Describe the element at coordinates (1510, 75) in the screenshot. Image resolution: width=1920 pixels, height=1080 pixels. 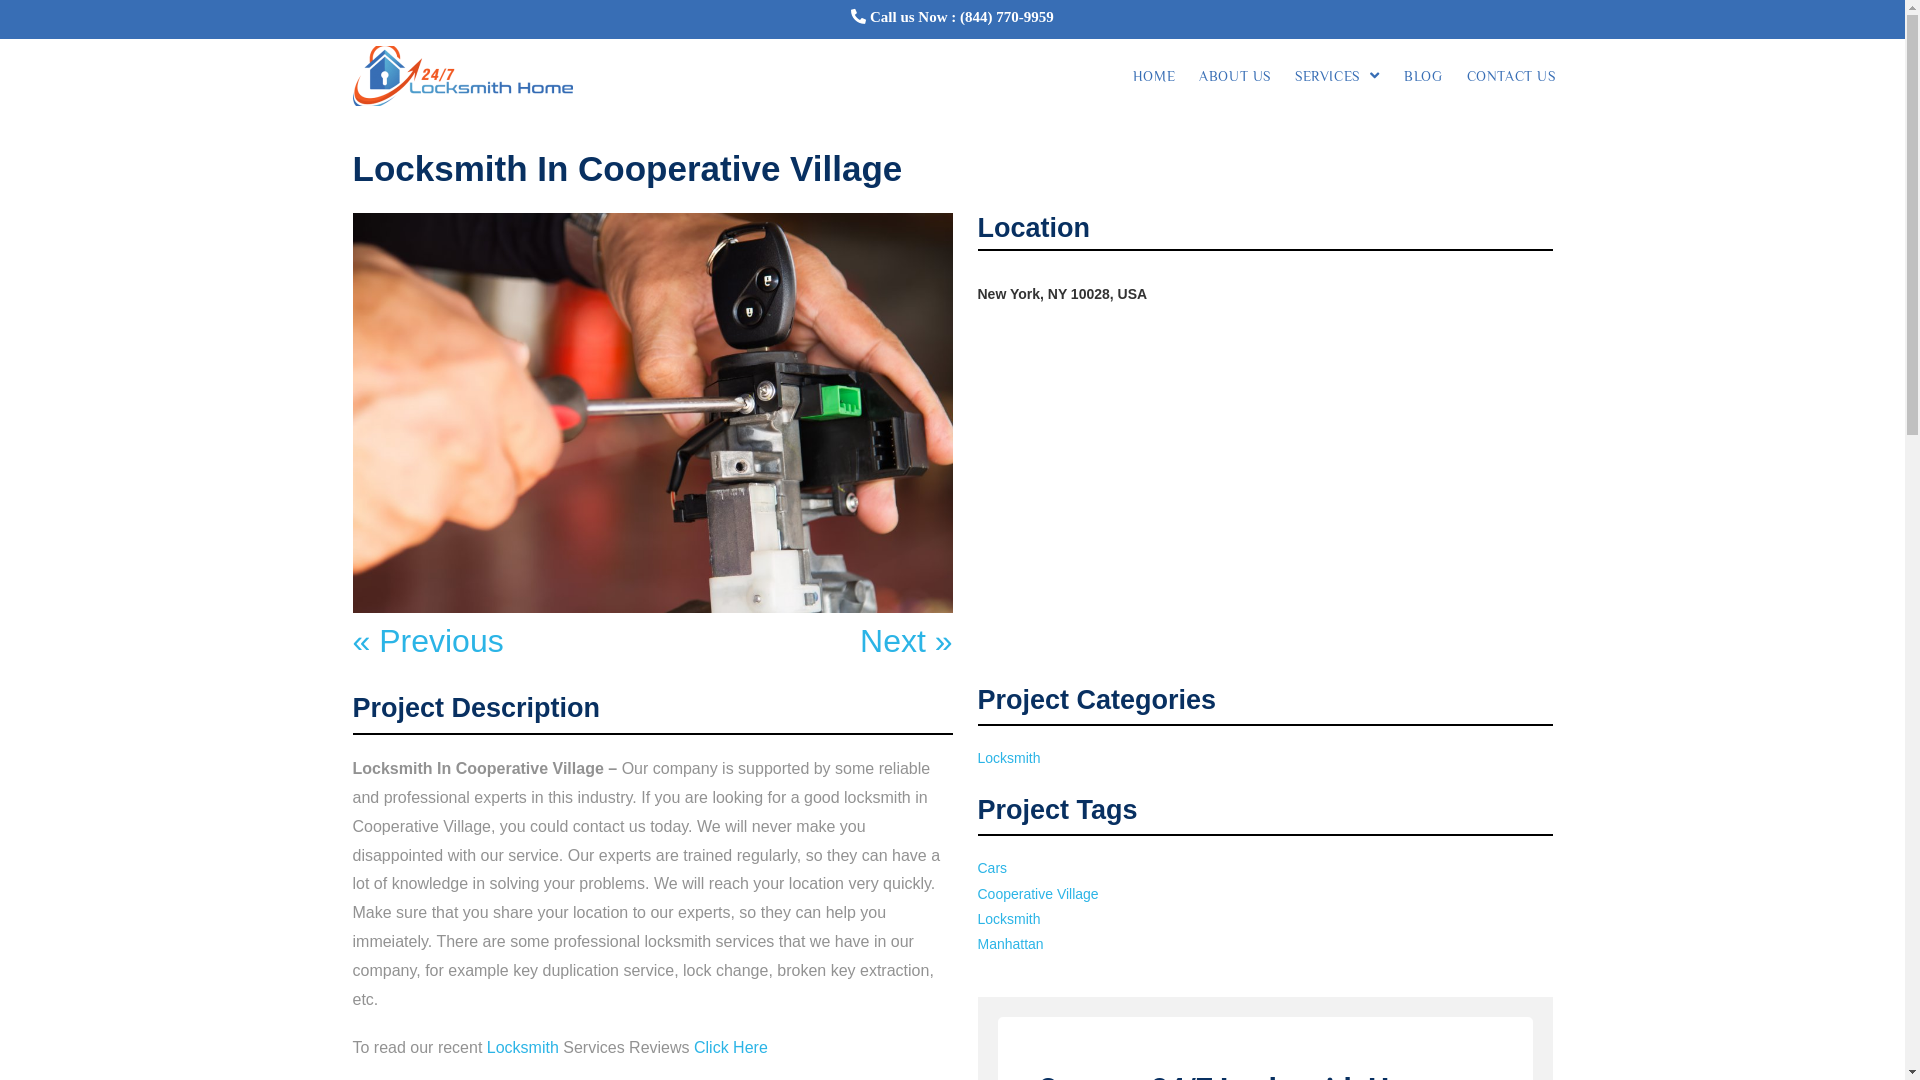
I see `'CONTACT US'` at that location.